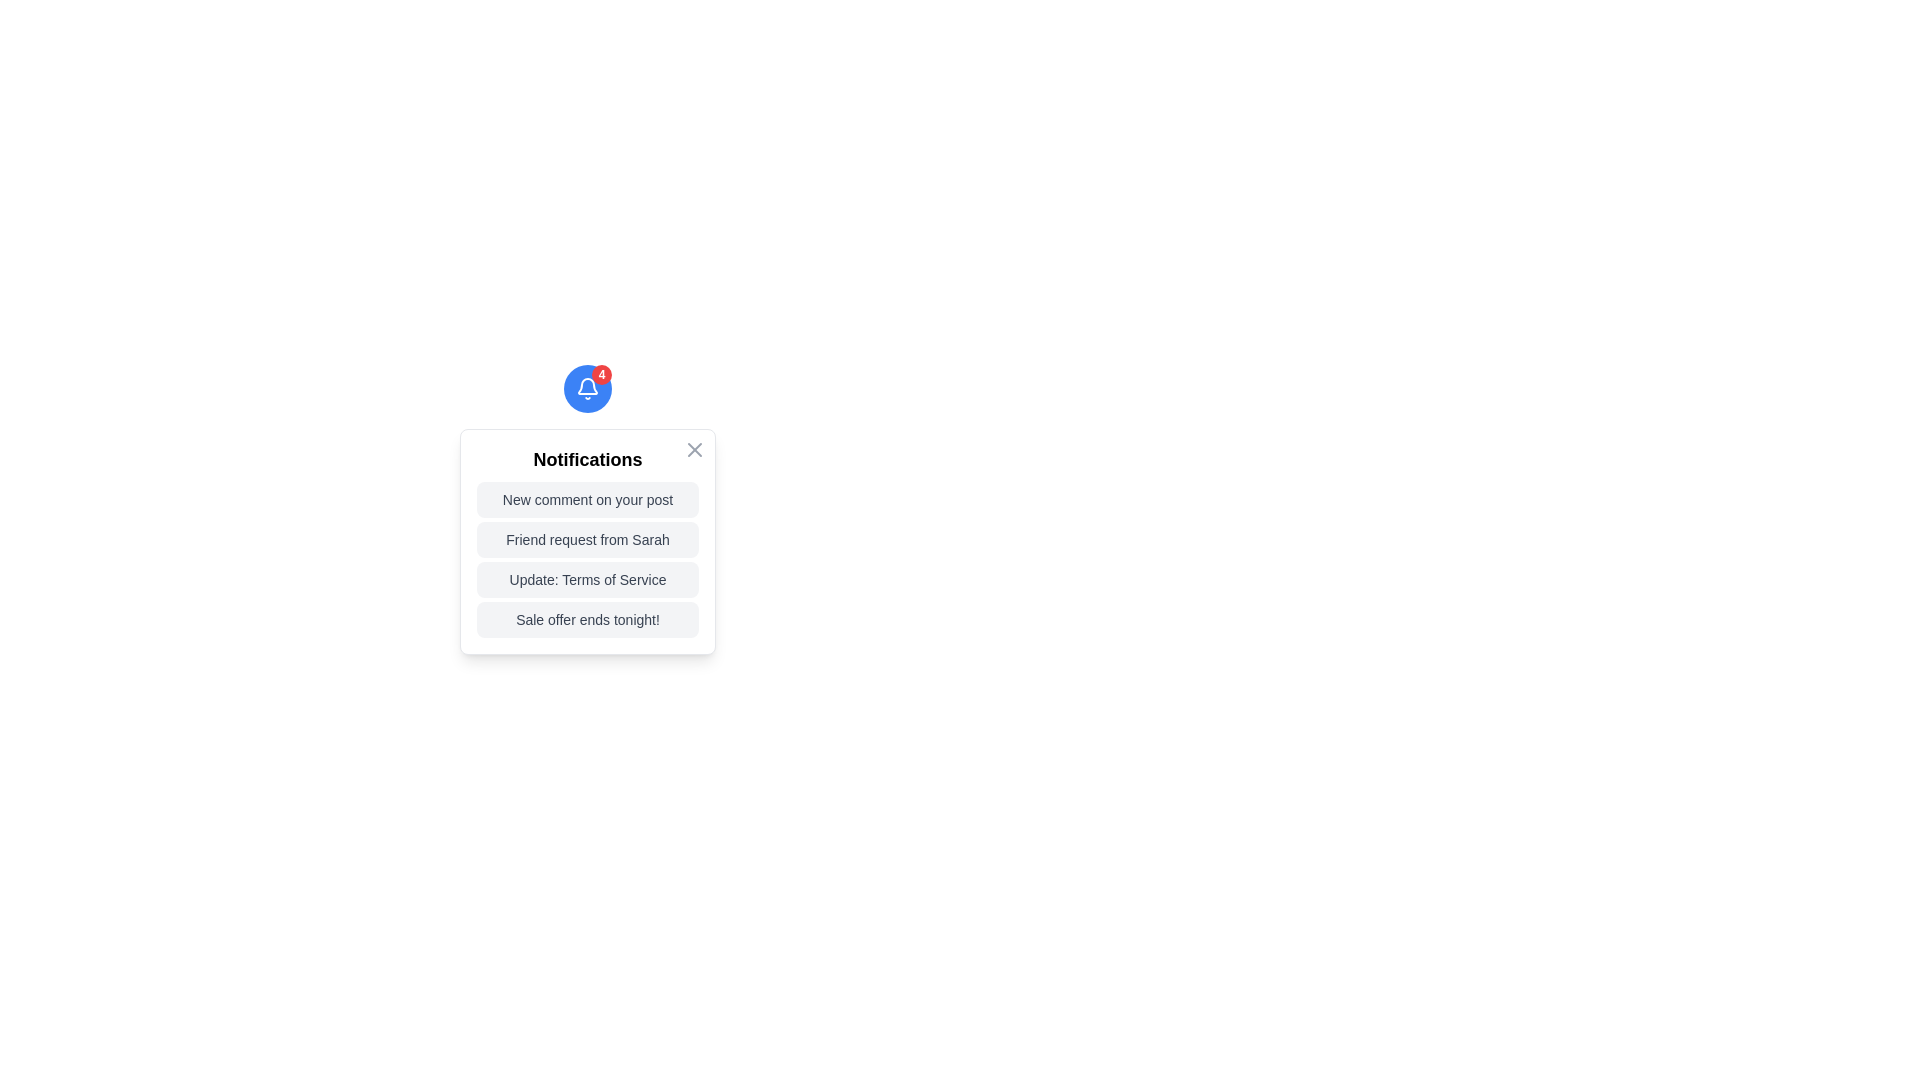  I want to click on notifications from the Notification Popup that appears as a rectangular popup with a white background and a header labeled 'Notifications', so click(587, 542).